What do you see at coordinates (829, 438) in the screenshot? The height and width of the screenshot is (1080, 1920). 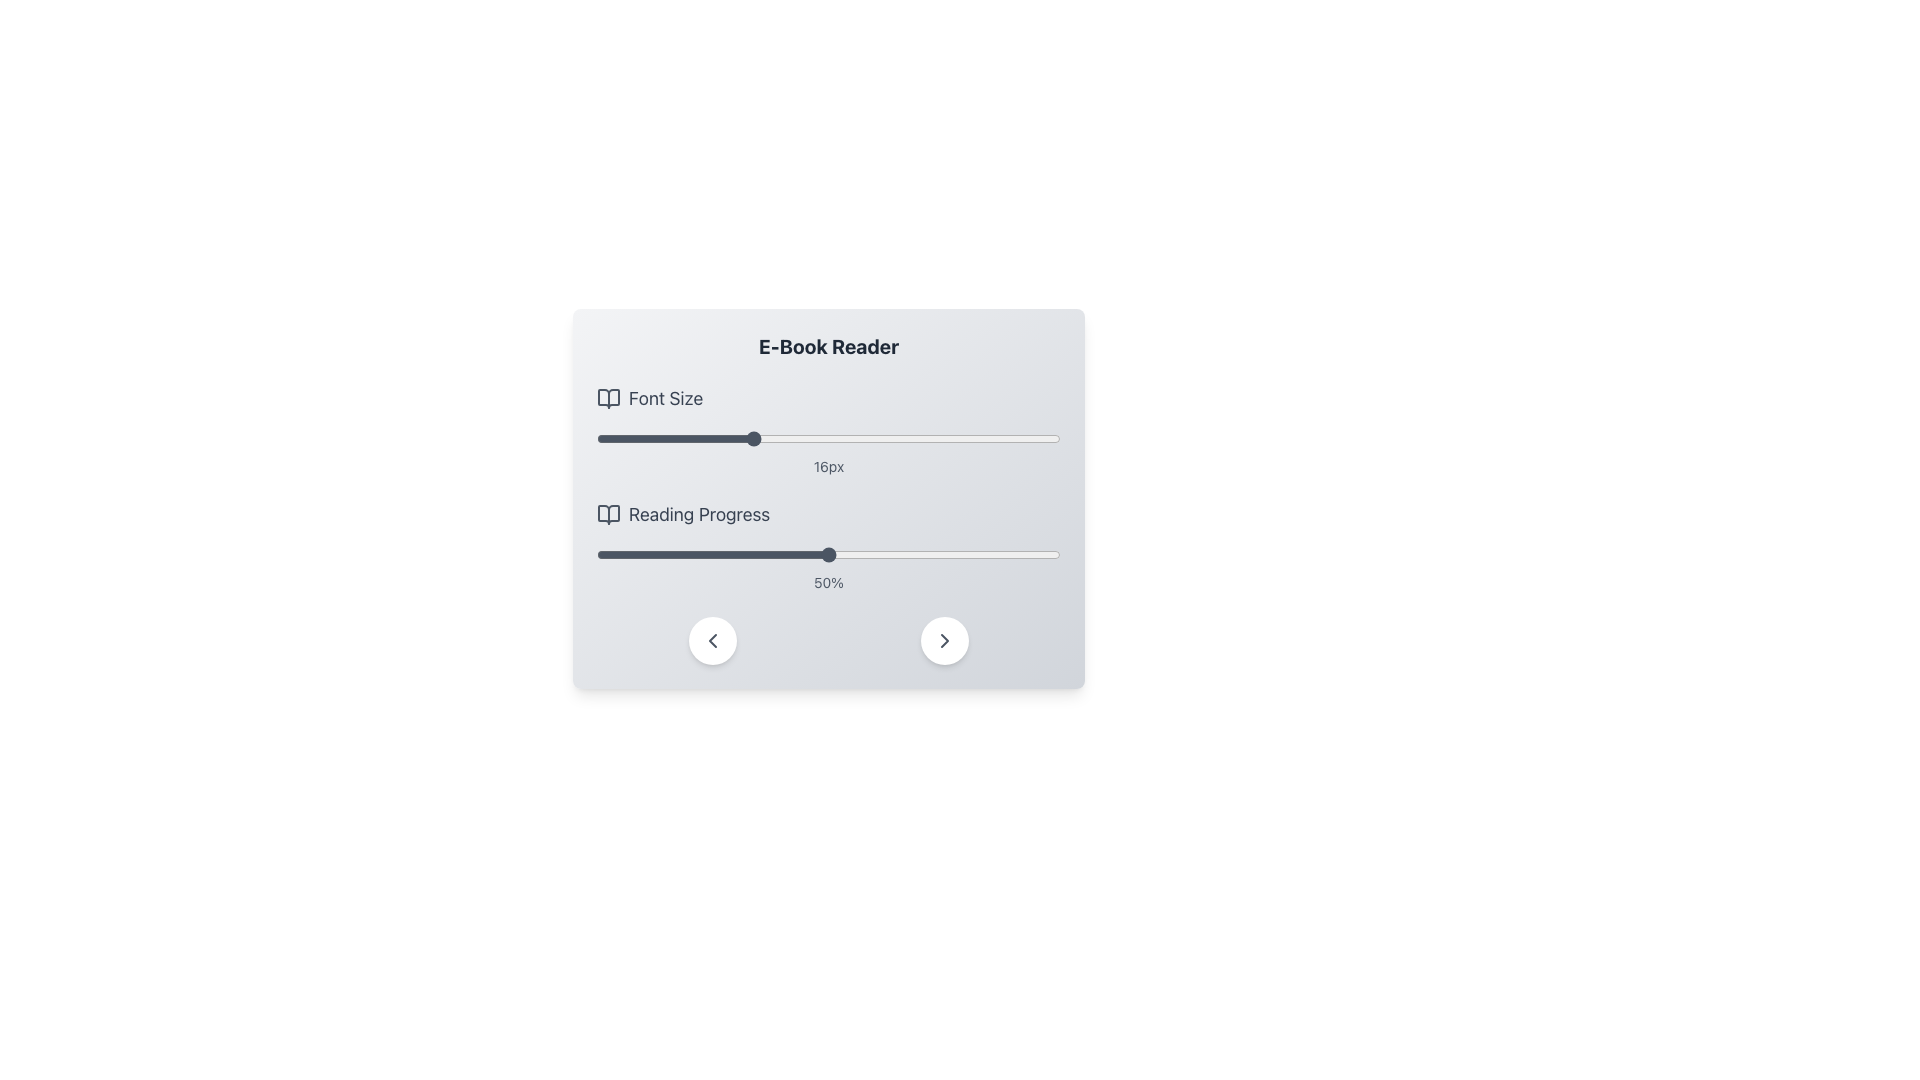 I see `the font size` at bounding box center [829, 438].